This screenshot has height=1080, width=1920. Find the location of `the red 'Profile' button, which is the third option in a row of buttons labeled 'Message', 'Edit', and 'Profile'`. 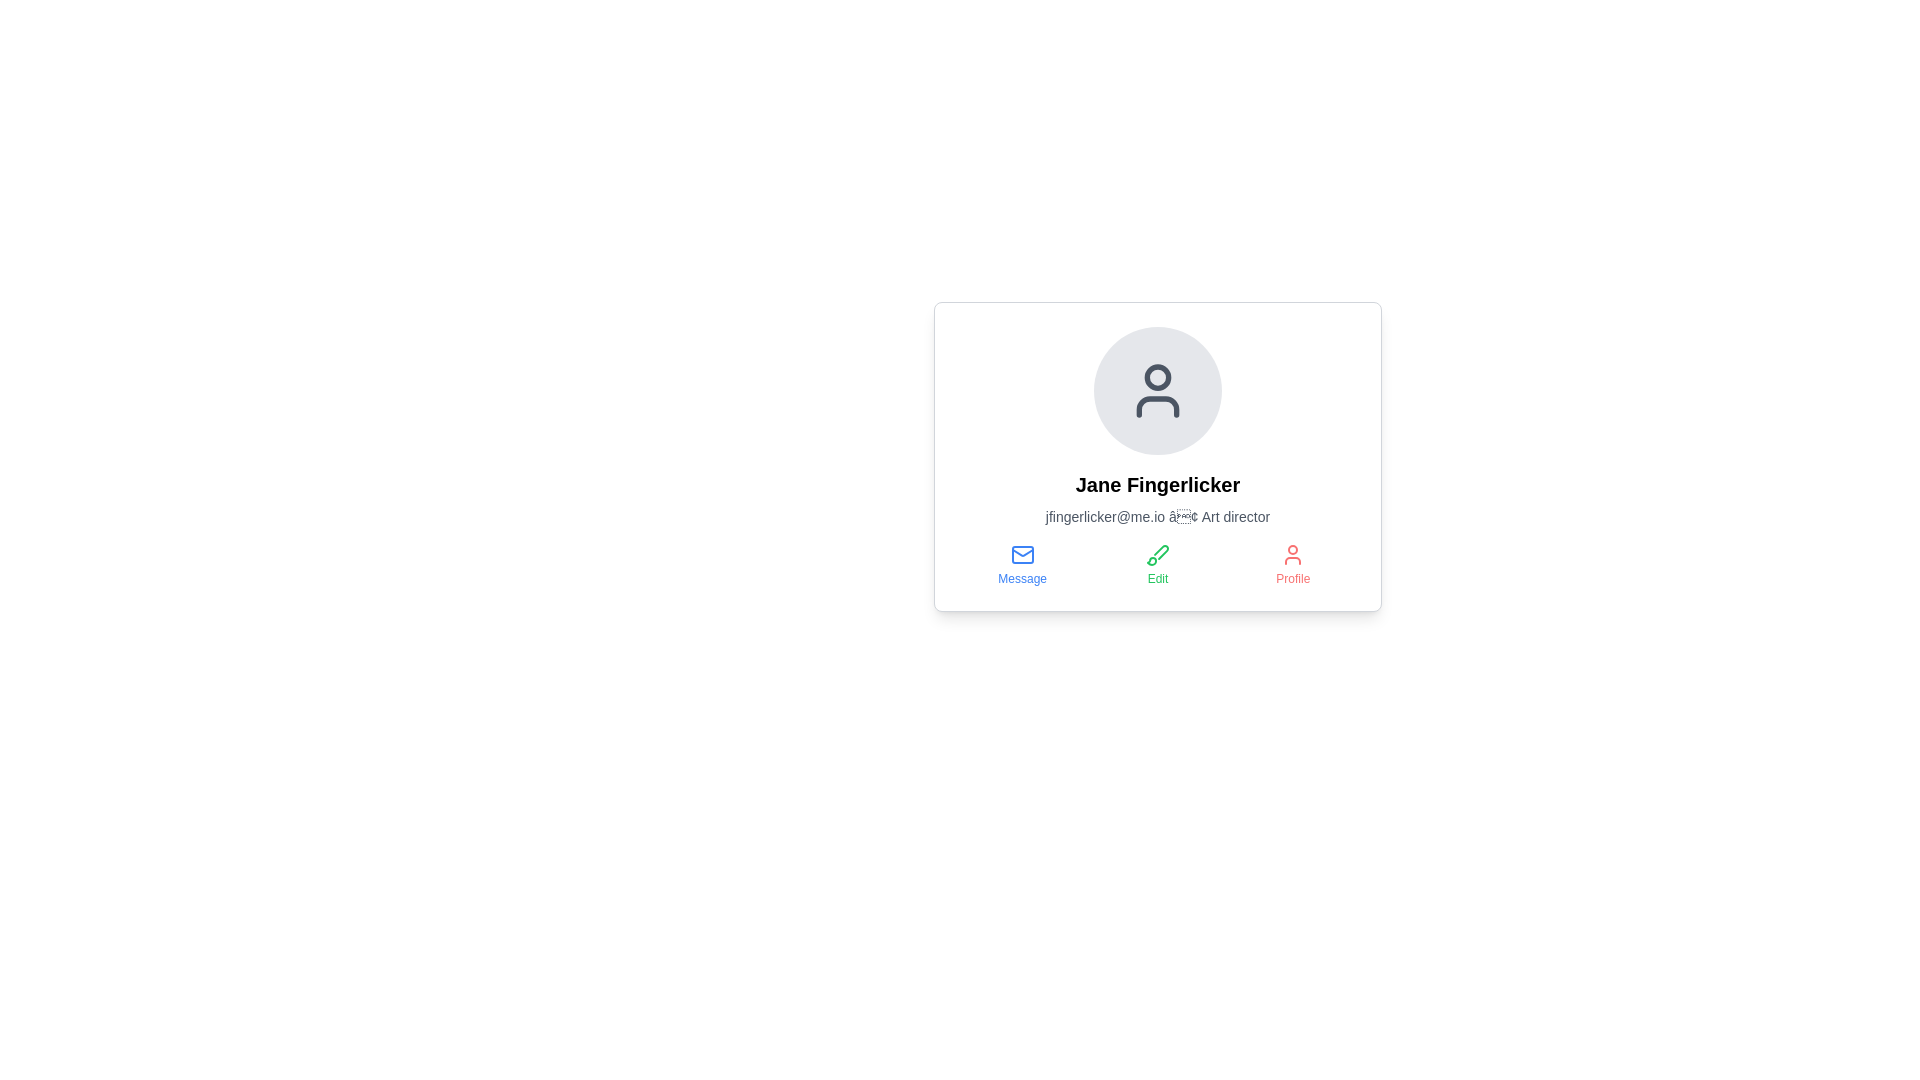

the red 'Profile' button, which is the third option in a row of buttons labeled 'Message', 'Edit', and 'Profile' is located at coordinates (1292, 564).